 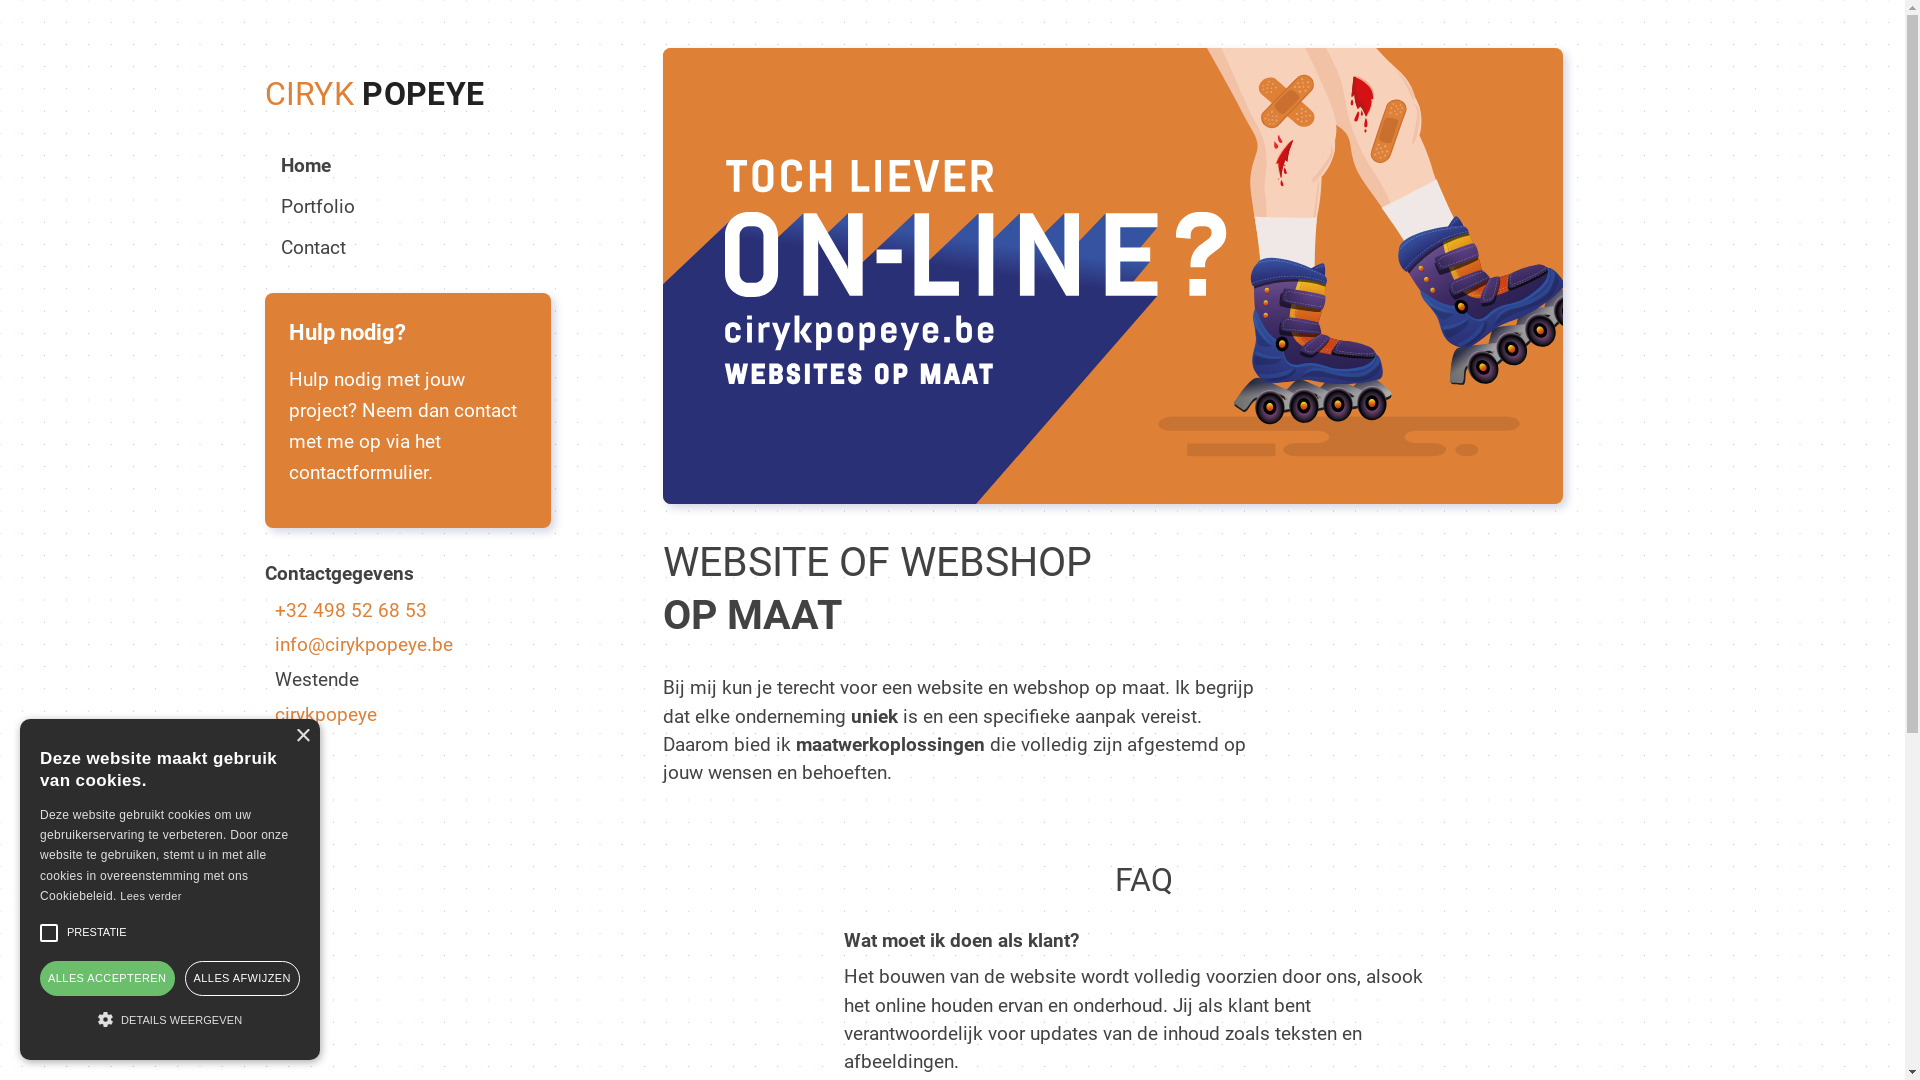 I want to click on 'Lees verder', so click(x=149, y=894).